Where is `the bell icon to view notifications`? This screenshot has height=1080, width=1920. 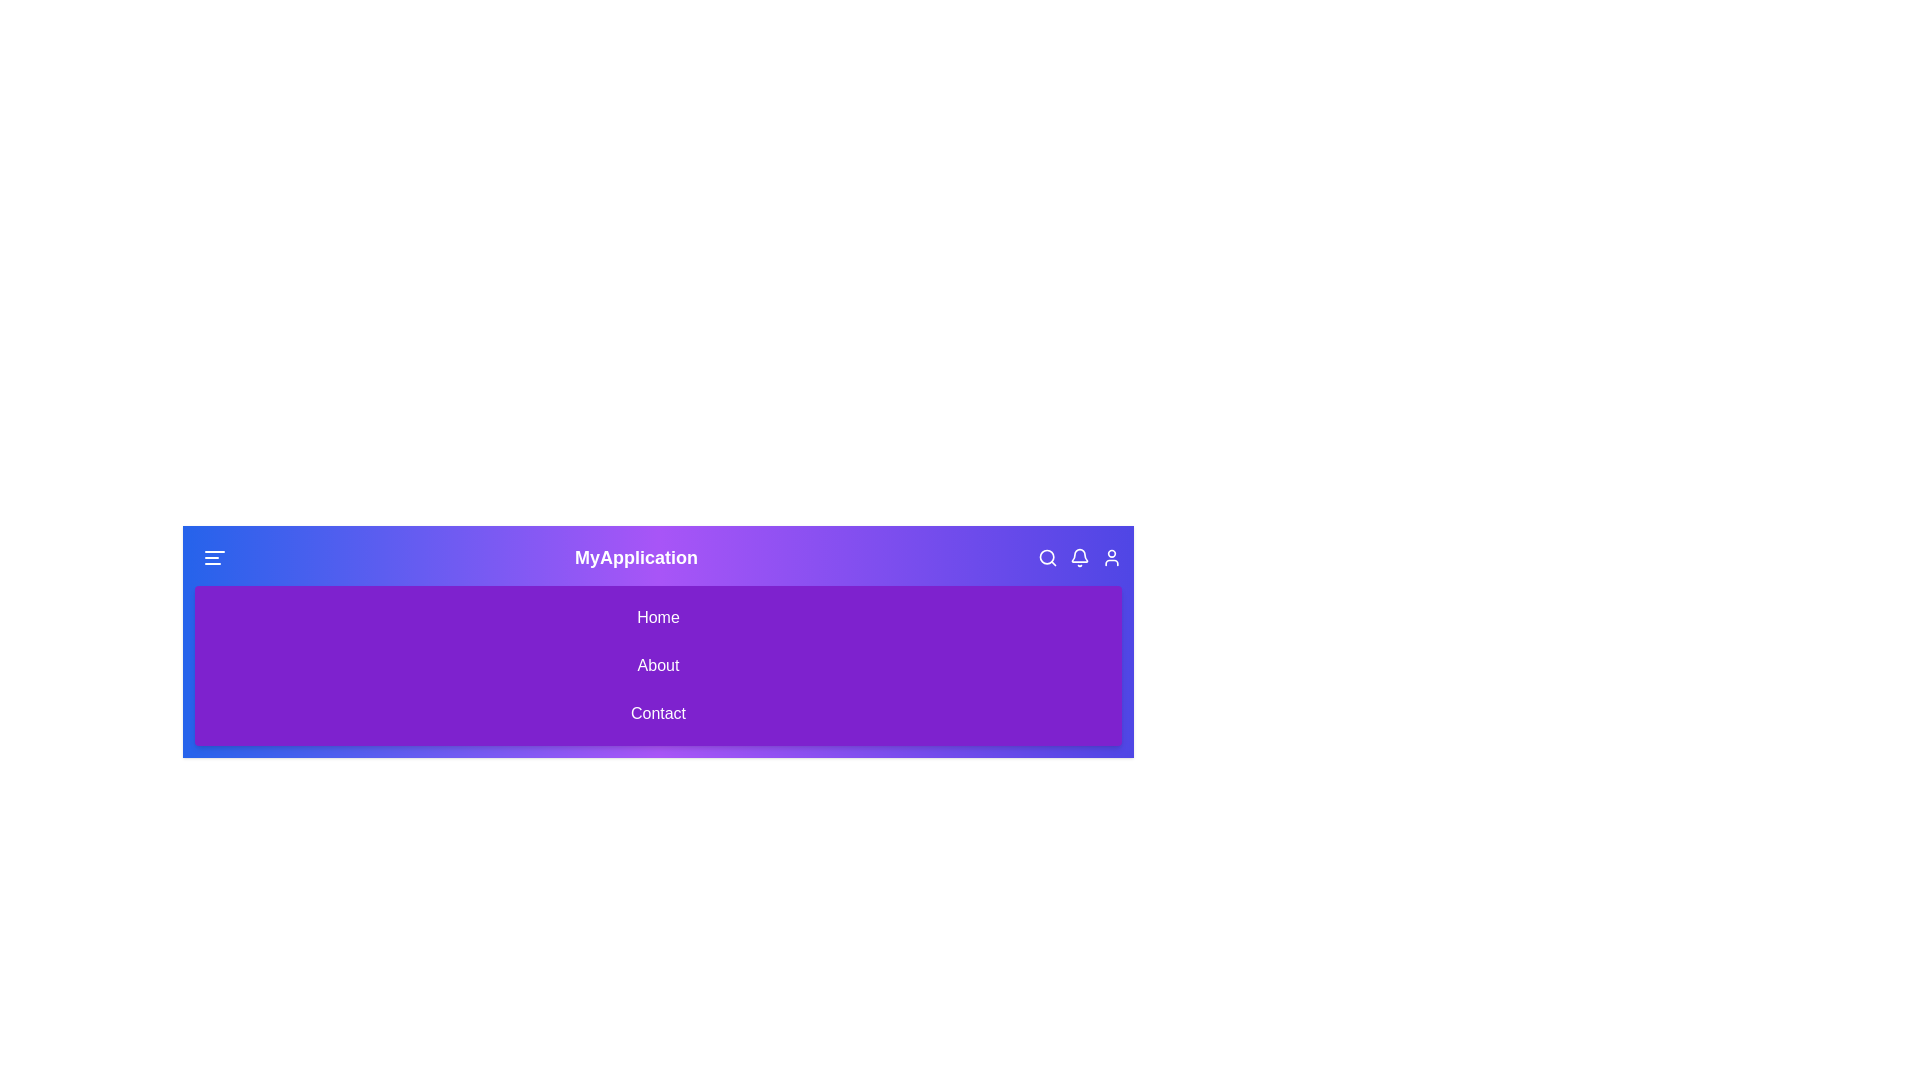
the bell icon to view notifications is located at coordinates (1079, 558).